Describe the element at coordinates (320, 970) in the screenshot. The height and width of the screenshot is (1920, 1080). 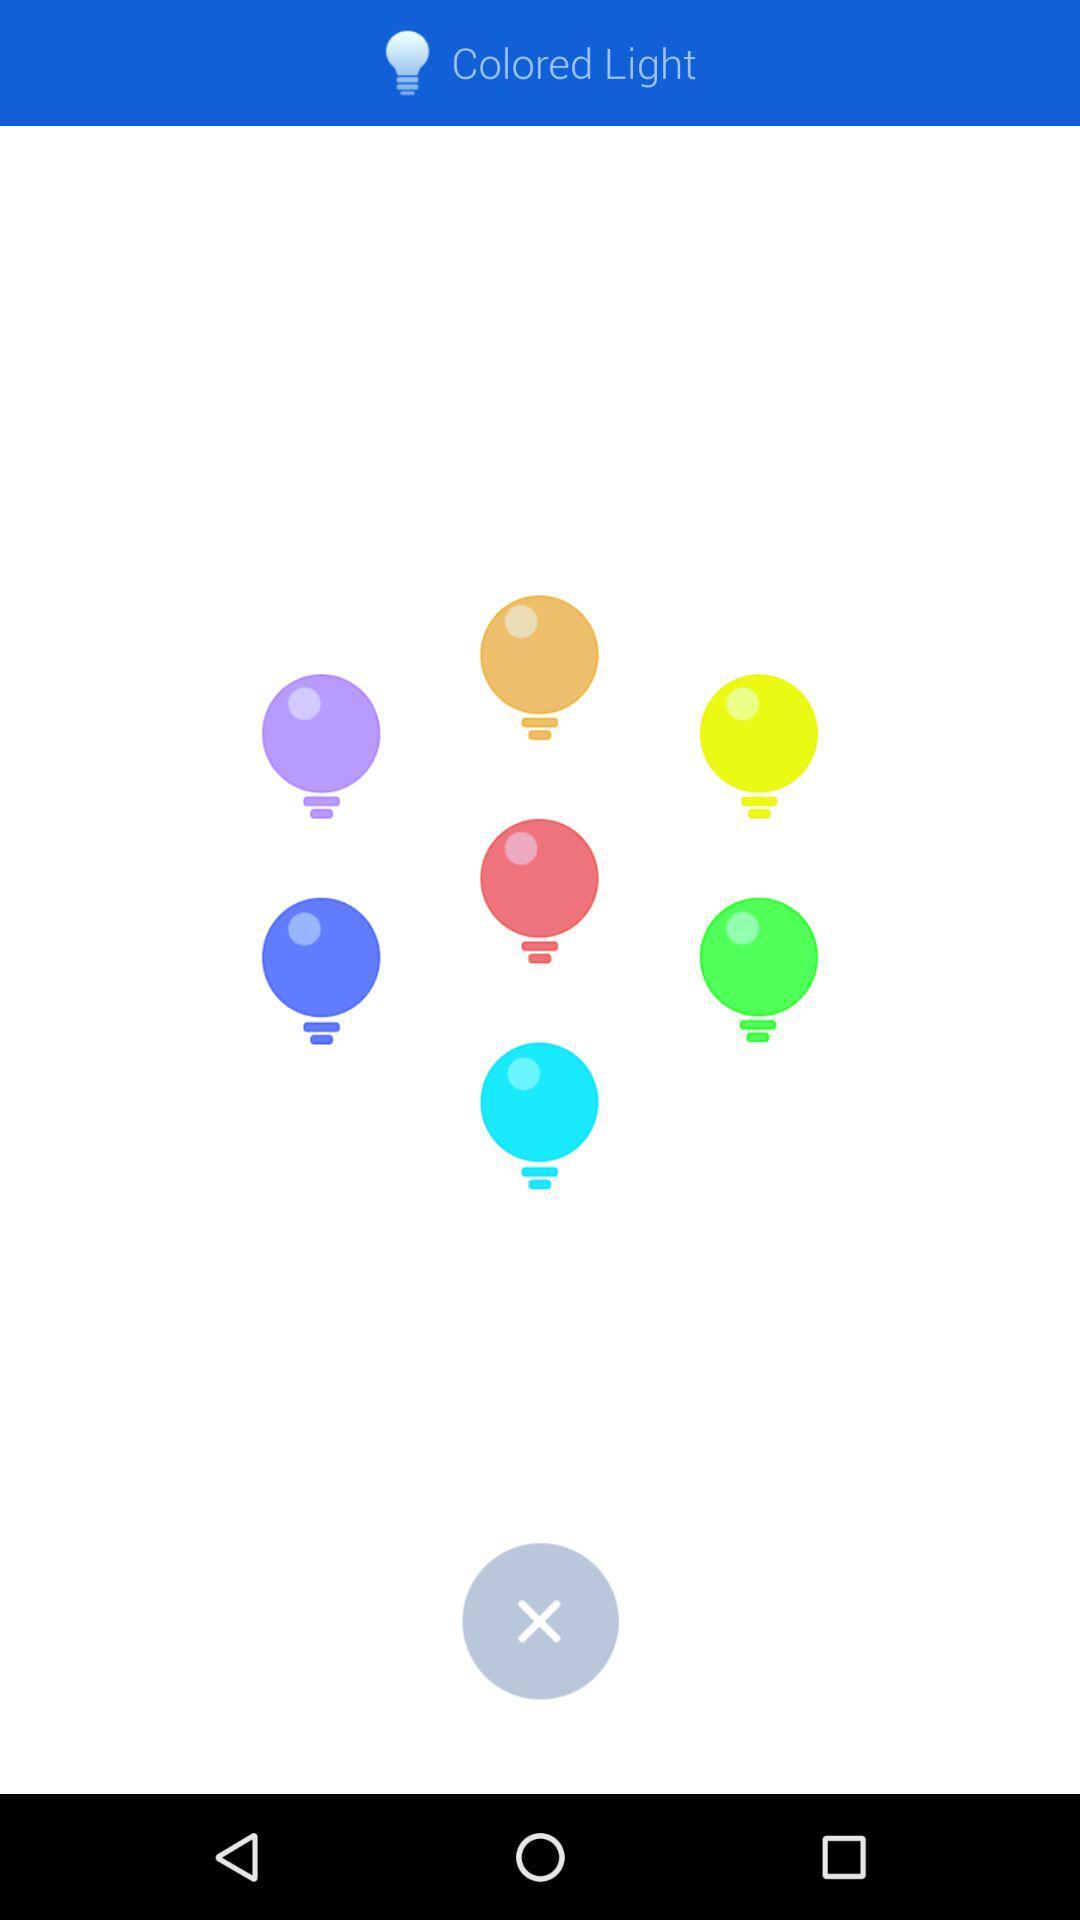
I see `dark blue colored light` at that location.